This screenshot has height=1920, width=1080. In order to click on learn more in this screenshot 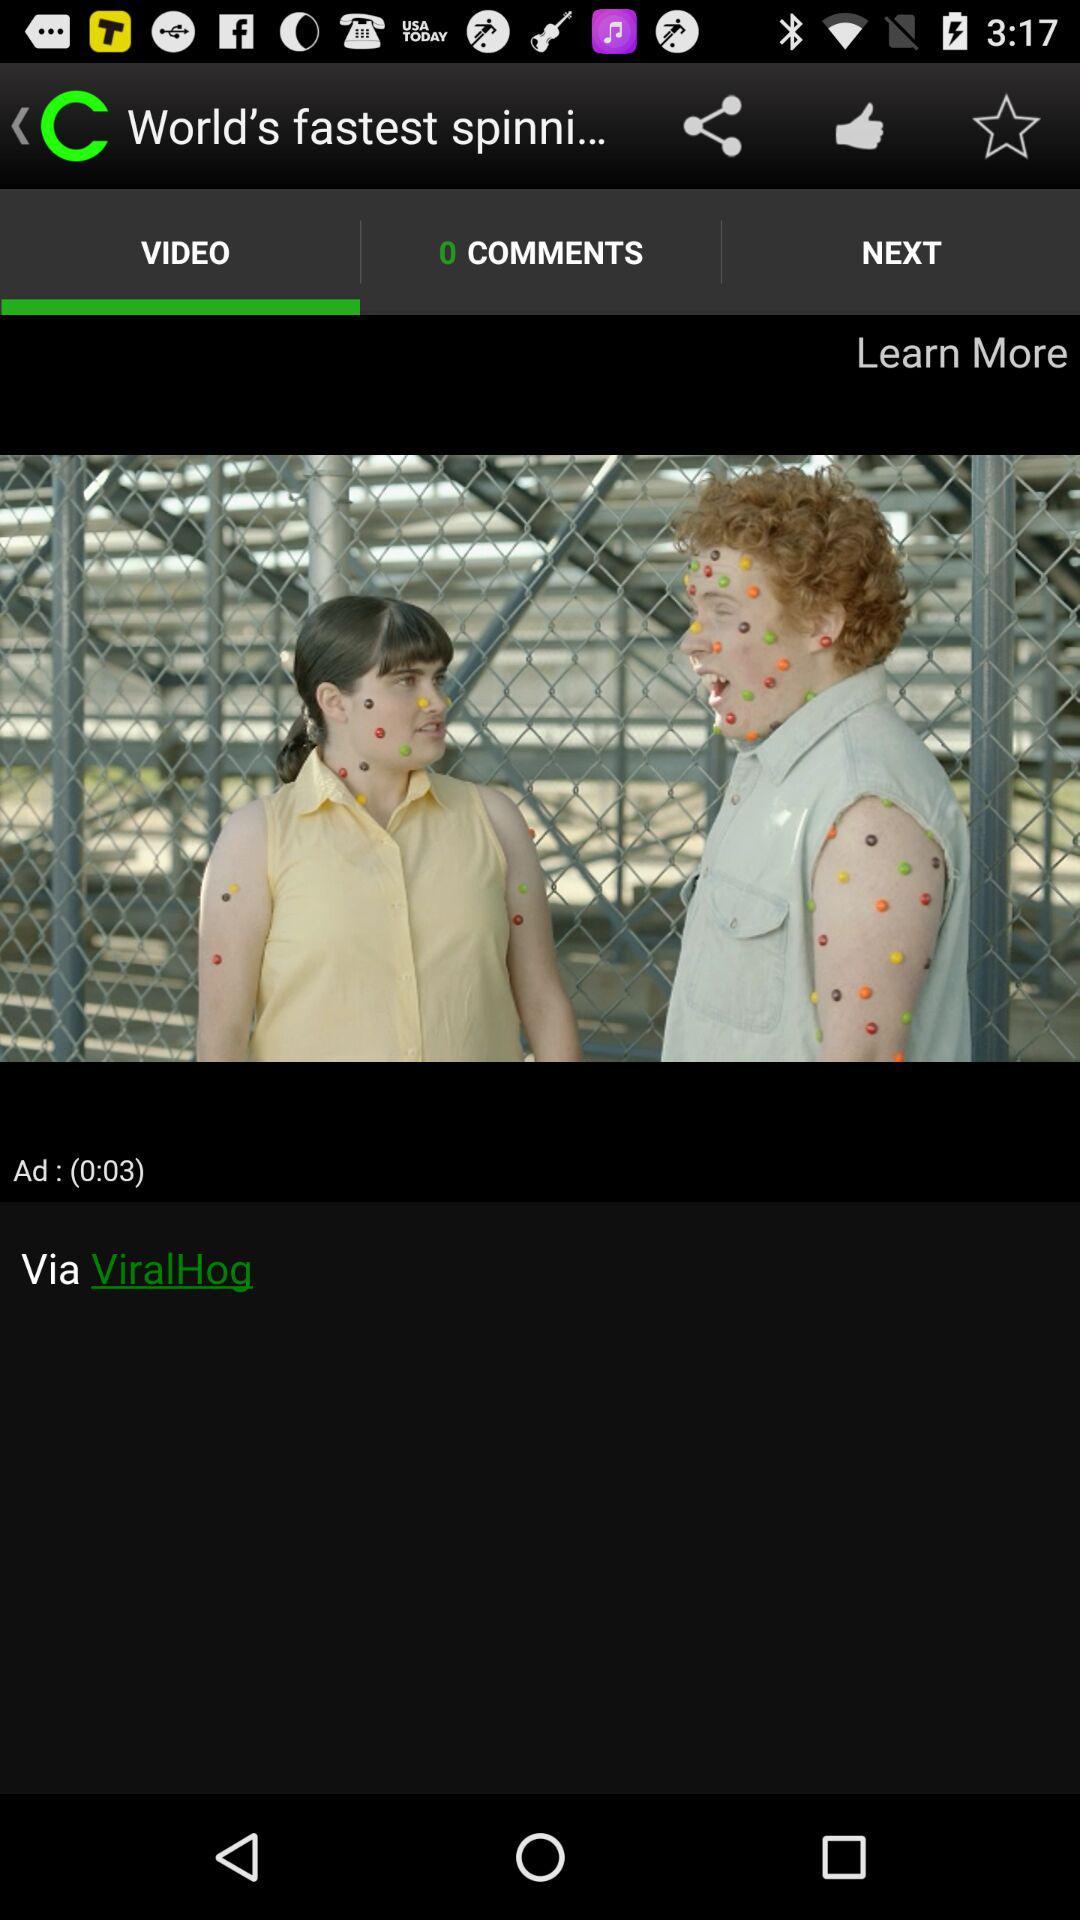, I will do `click(540, 757)`.